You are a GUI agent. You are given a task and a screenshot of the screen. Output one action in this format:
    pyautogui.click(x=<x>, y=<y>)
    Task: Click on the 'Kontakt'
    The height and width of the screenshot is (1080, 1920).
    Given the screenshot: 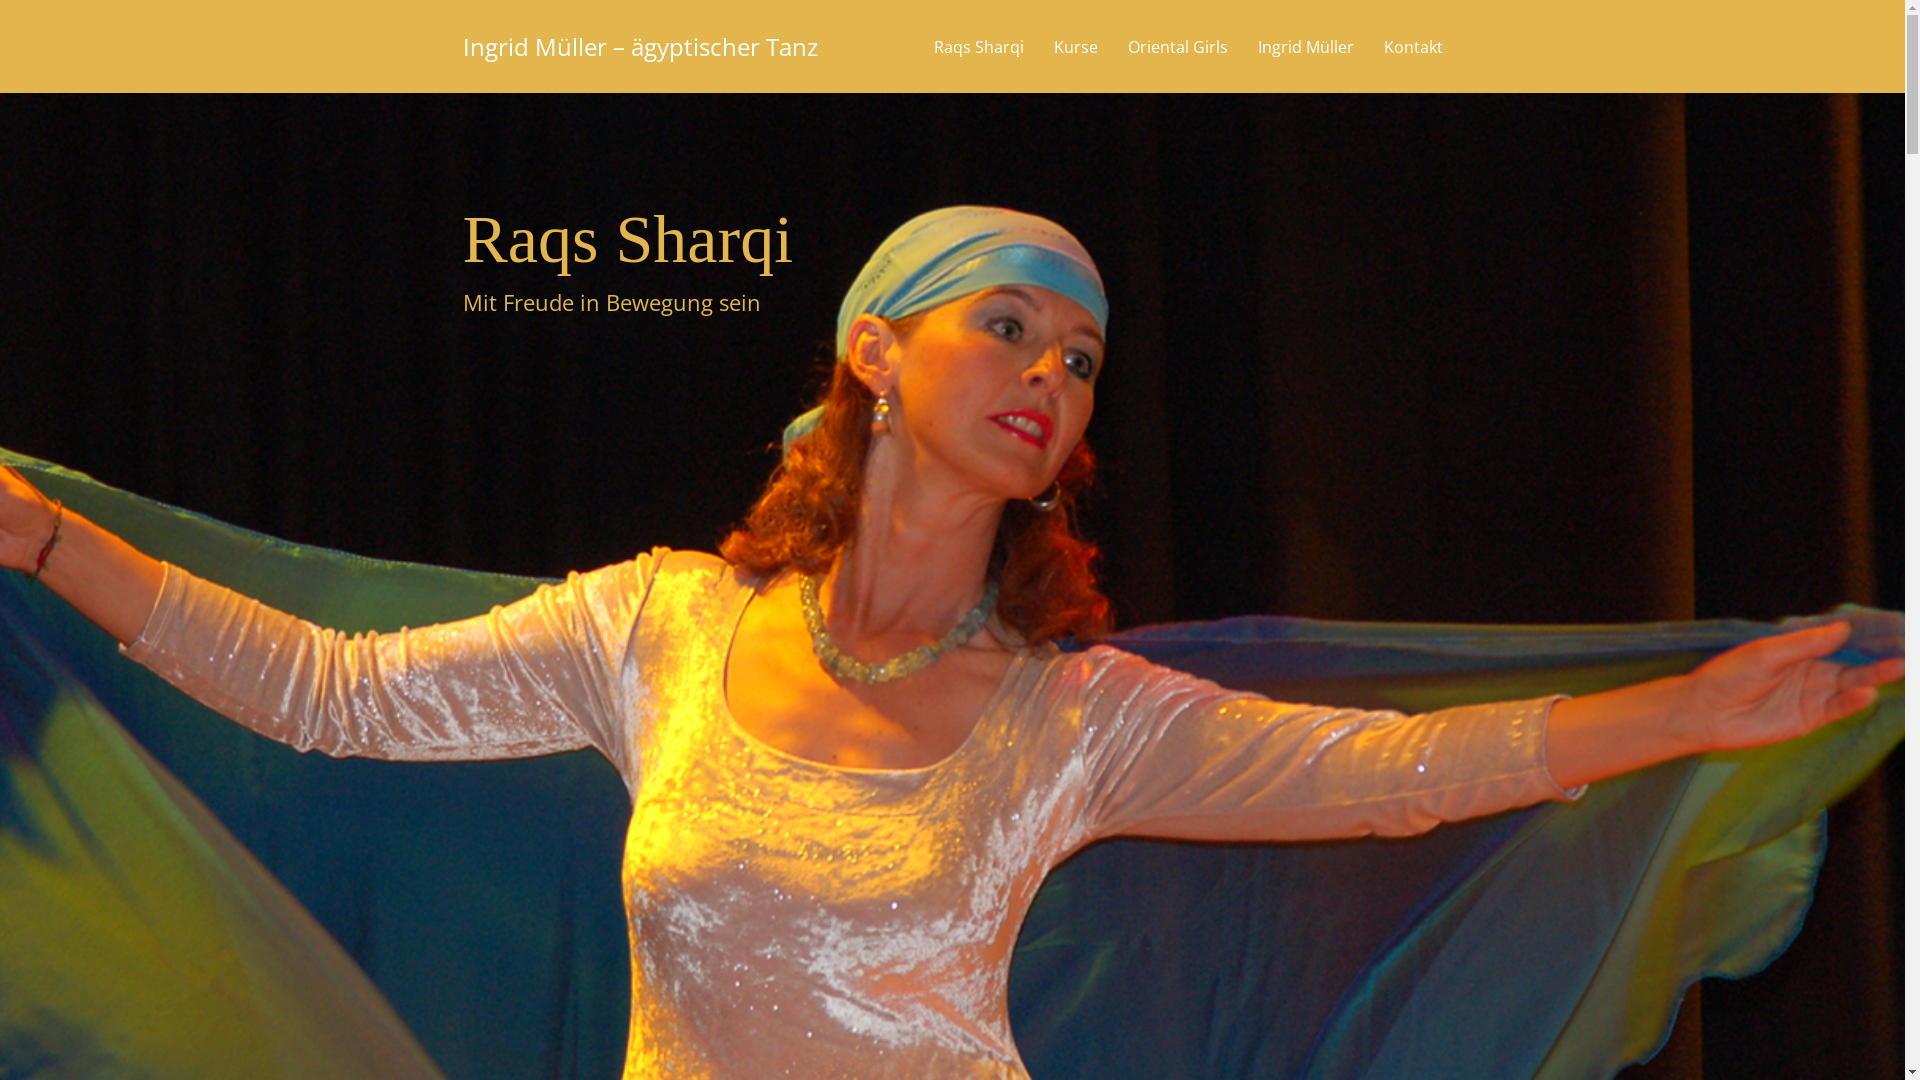 What is the action you would take?
    pyautogui.click(x=1367, y=45)
    